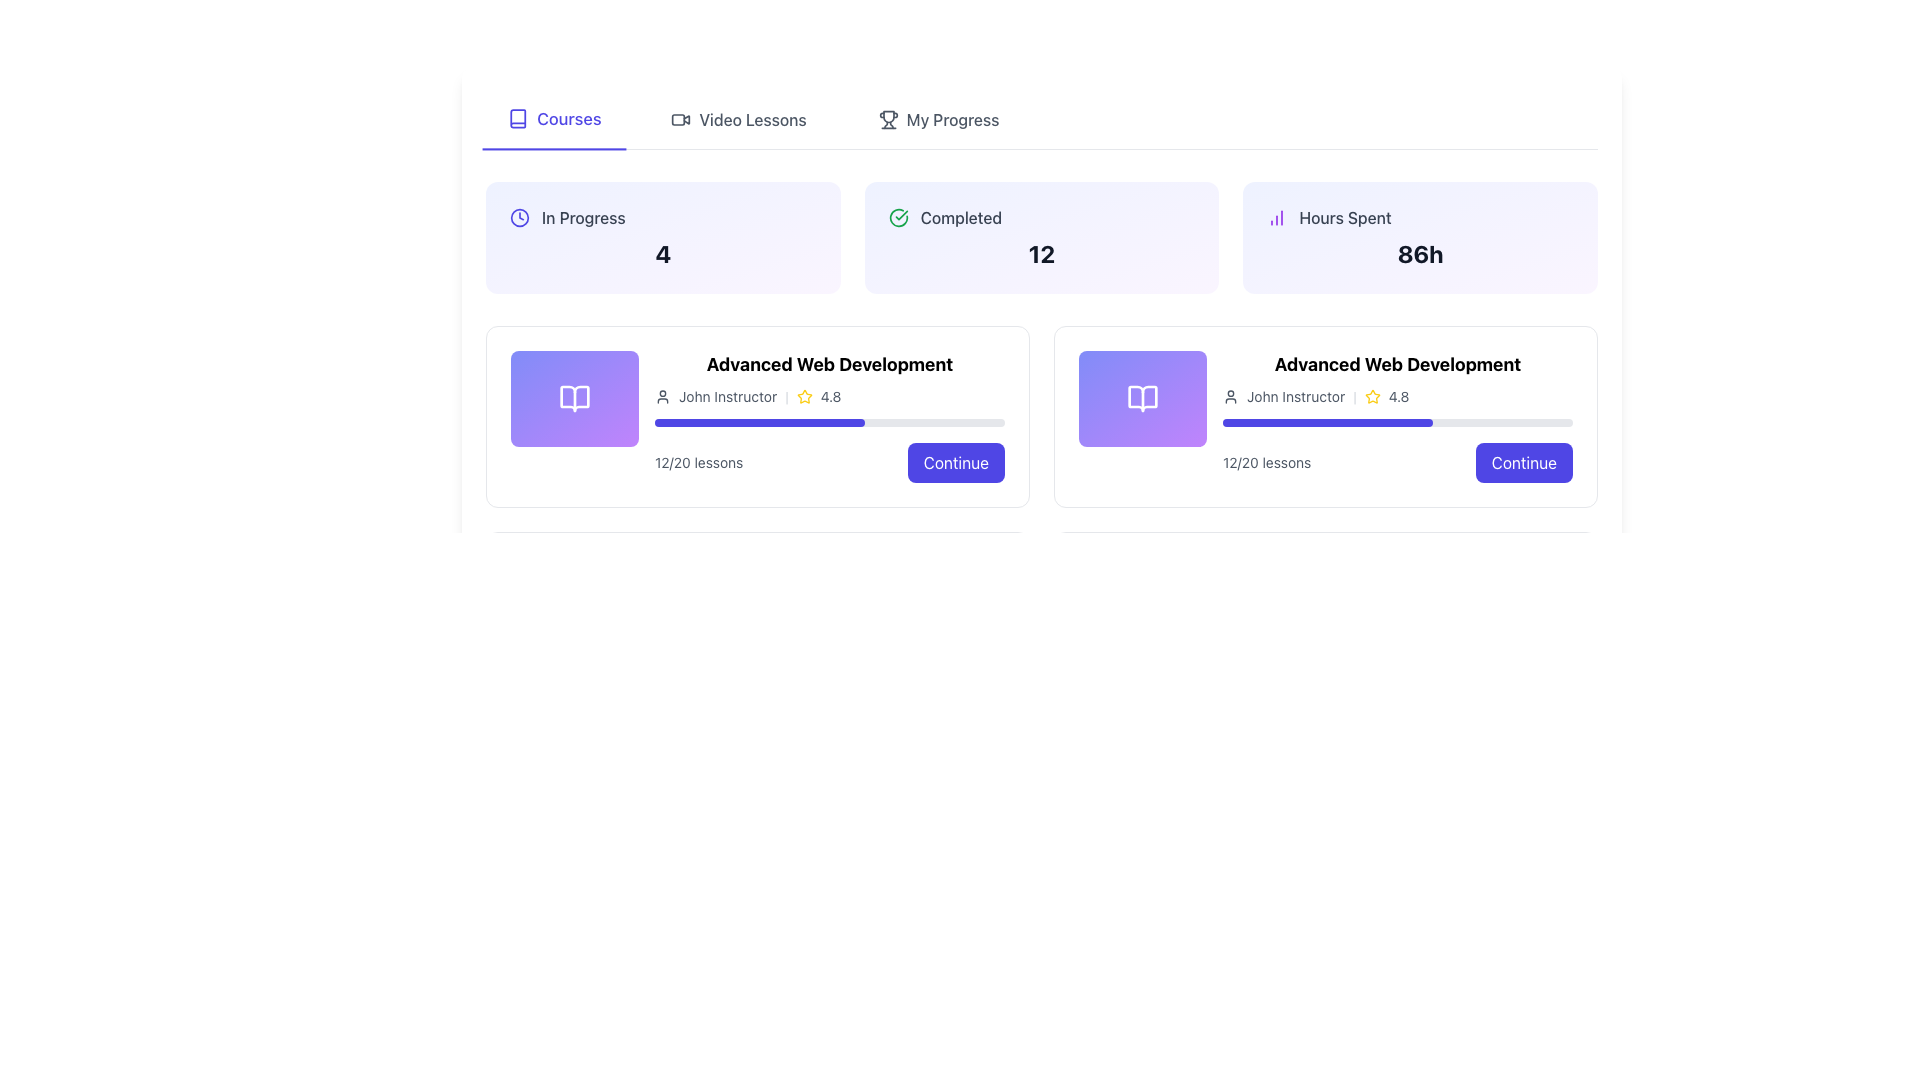 The image size is (1920, 1080). I want to click on the text label that indicates the amount of hours spent, located near the top-right side of the interface, above the '86h' text, so click(1345, 218).